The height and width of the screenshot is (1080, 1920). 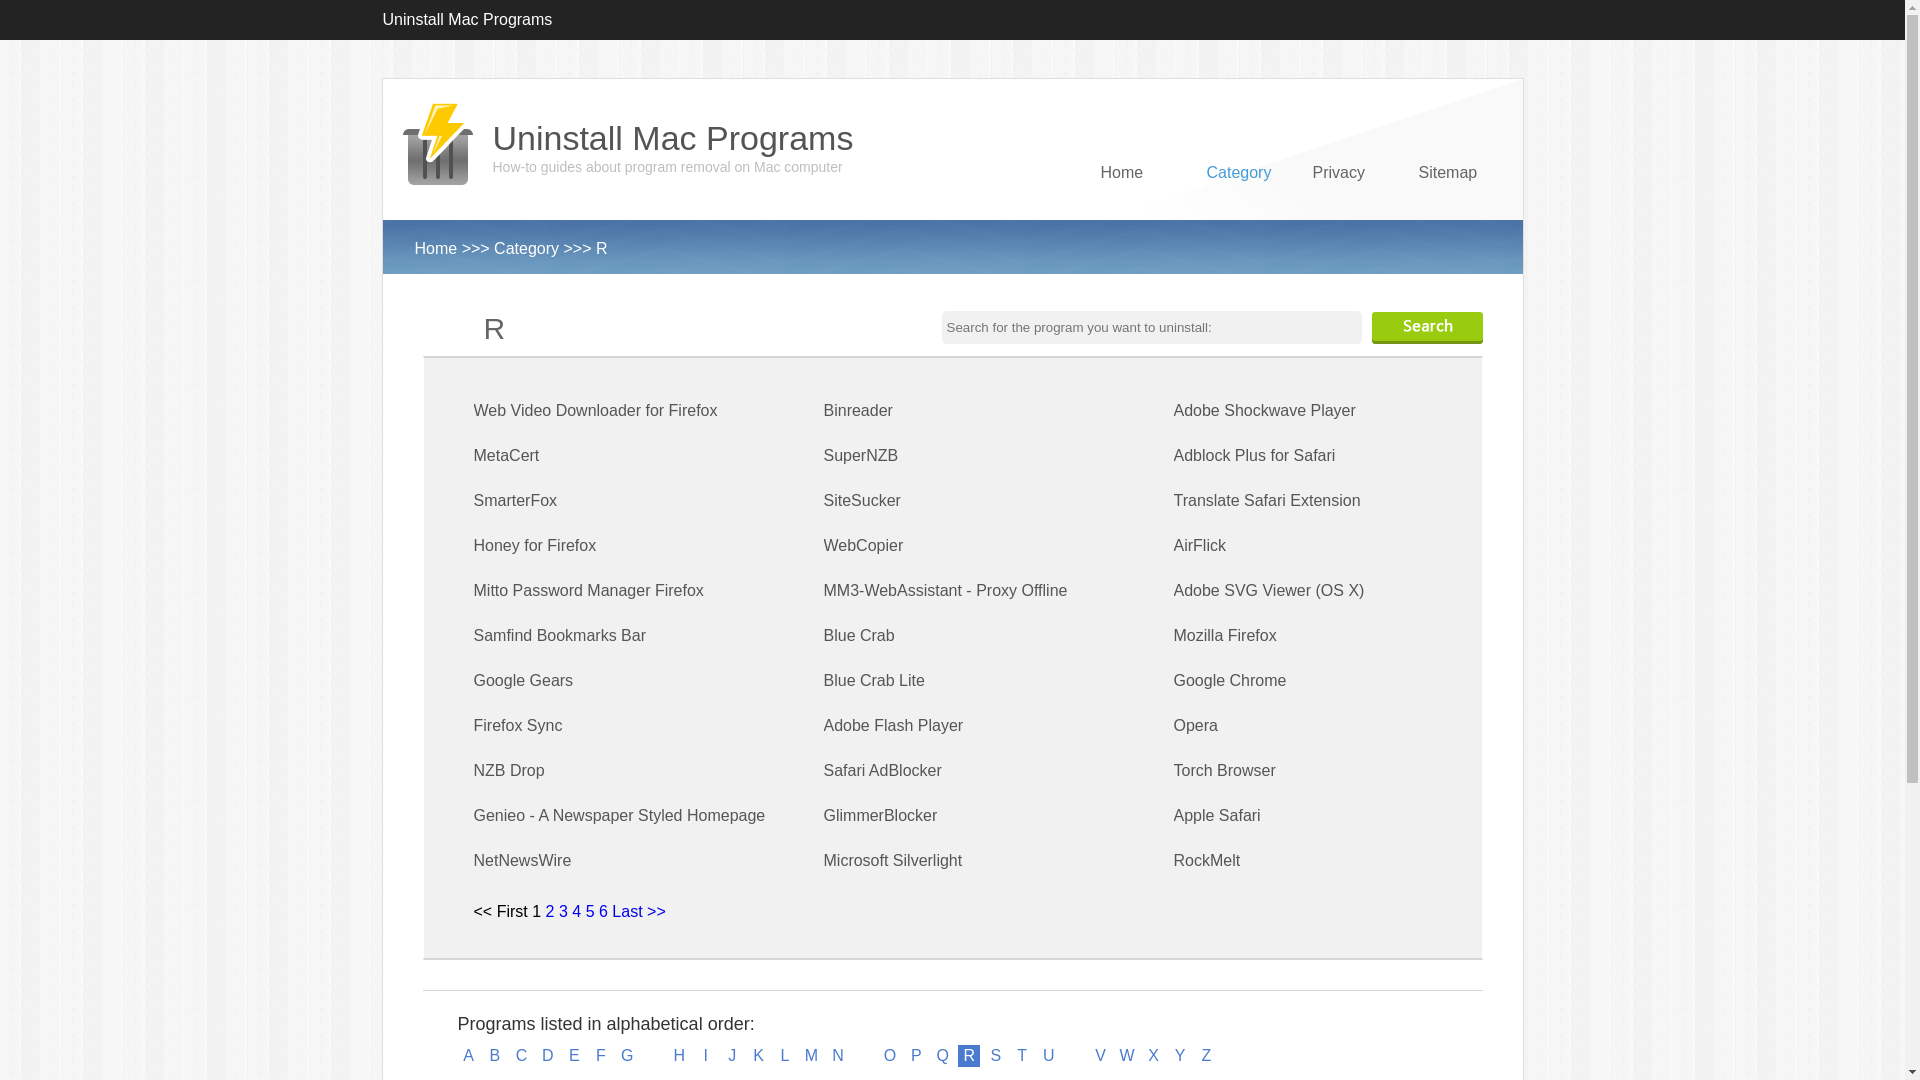 I want to click on 'WebCopier', so click(x=824, y=545).